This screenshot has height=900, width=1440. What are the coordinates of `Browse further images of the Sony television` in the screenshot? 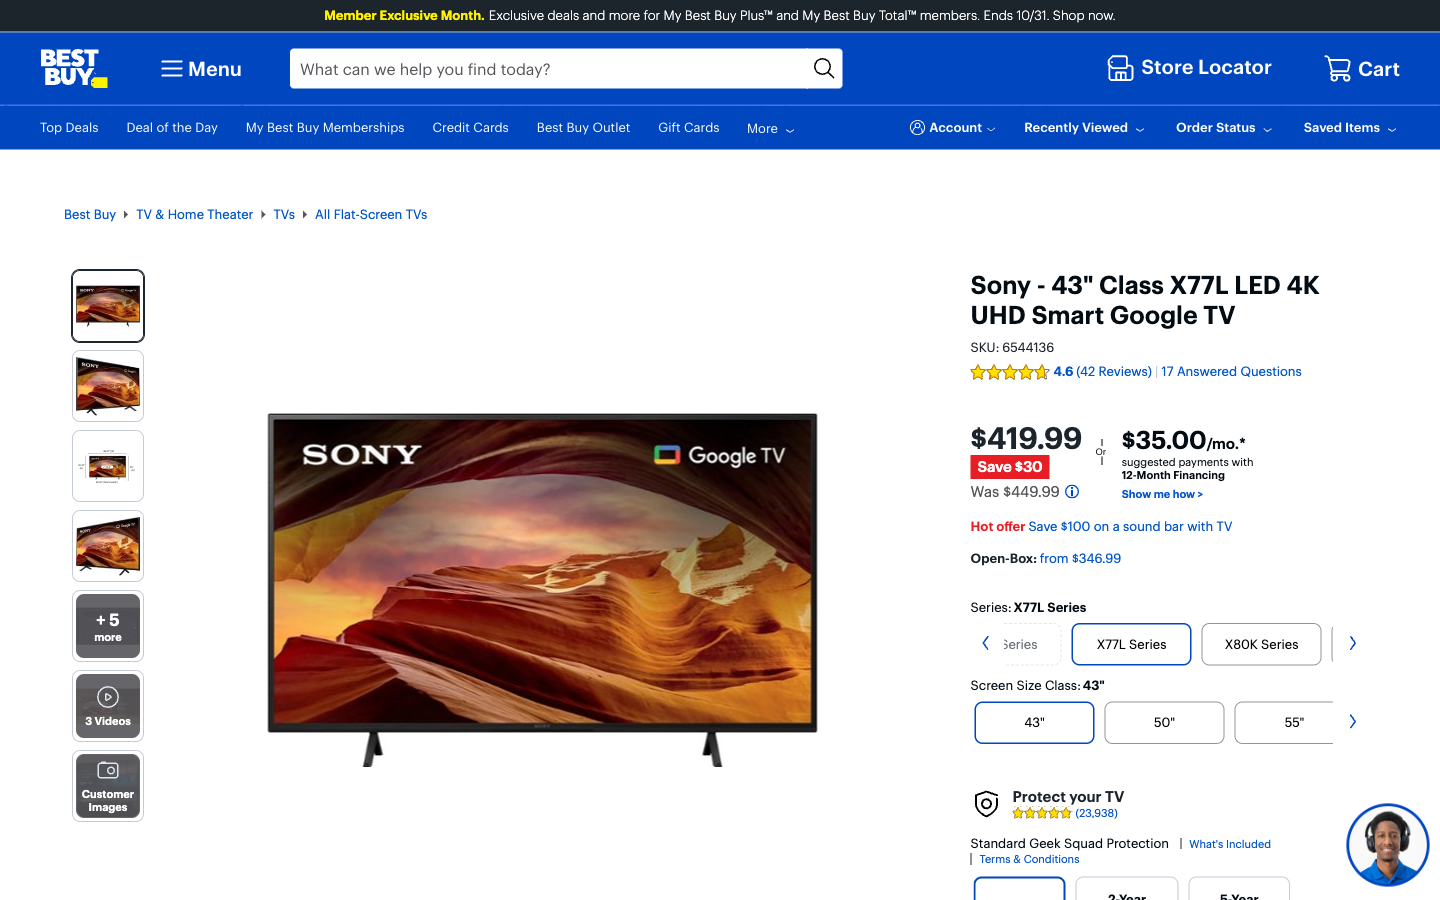 It's located at (108, 626).